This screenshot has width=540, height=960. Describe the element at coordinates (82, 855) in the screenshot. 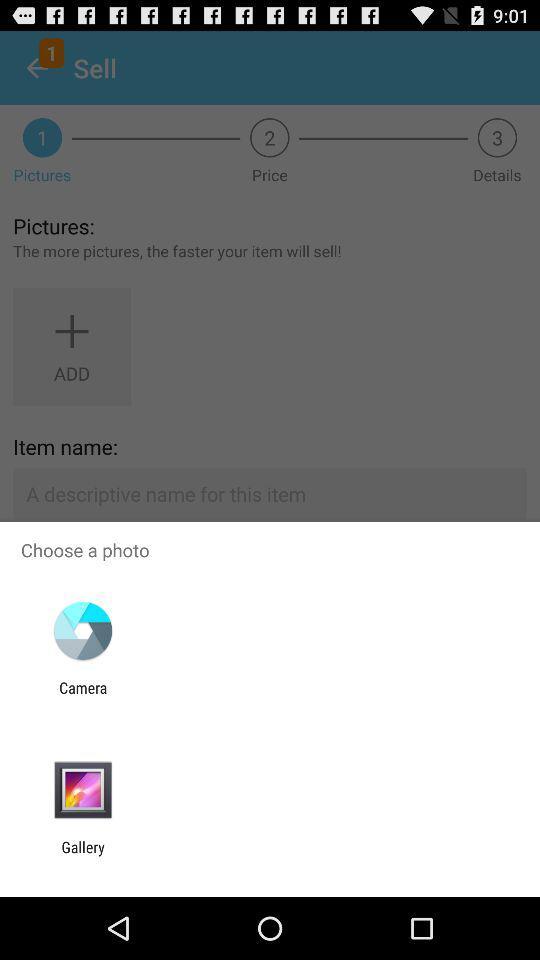

I see `the gallery app` at that location.